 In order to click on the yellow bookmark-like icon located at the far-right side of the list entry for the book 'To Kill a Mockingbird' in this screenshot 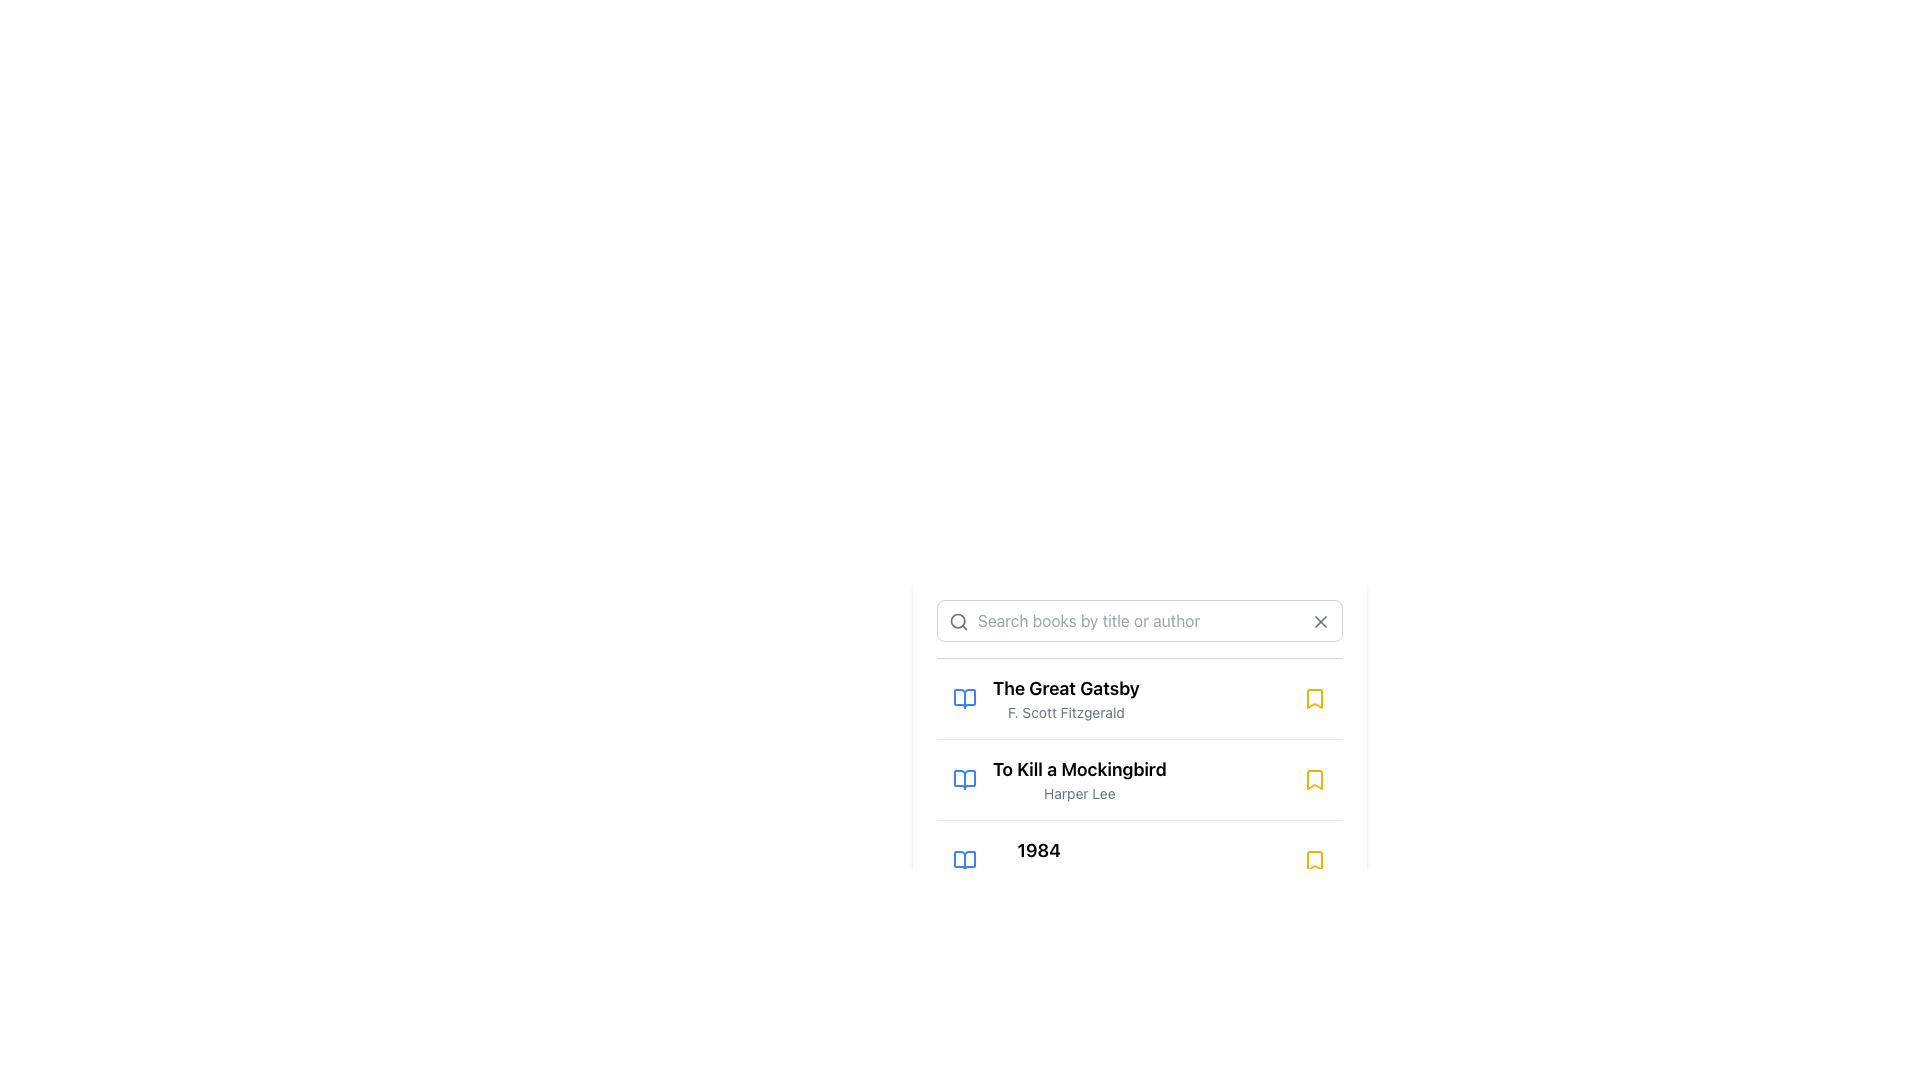, I will do `click(1315, 778)`.